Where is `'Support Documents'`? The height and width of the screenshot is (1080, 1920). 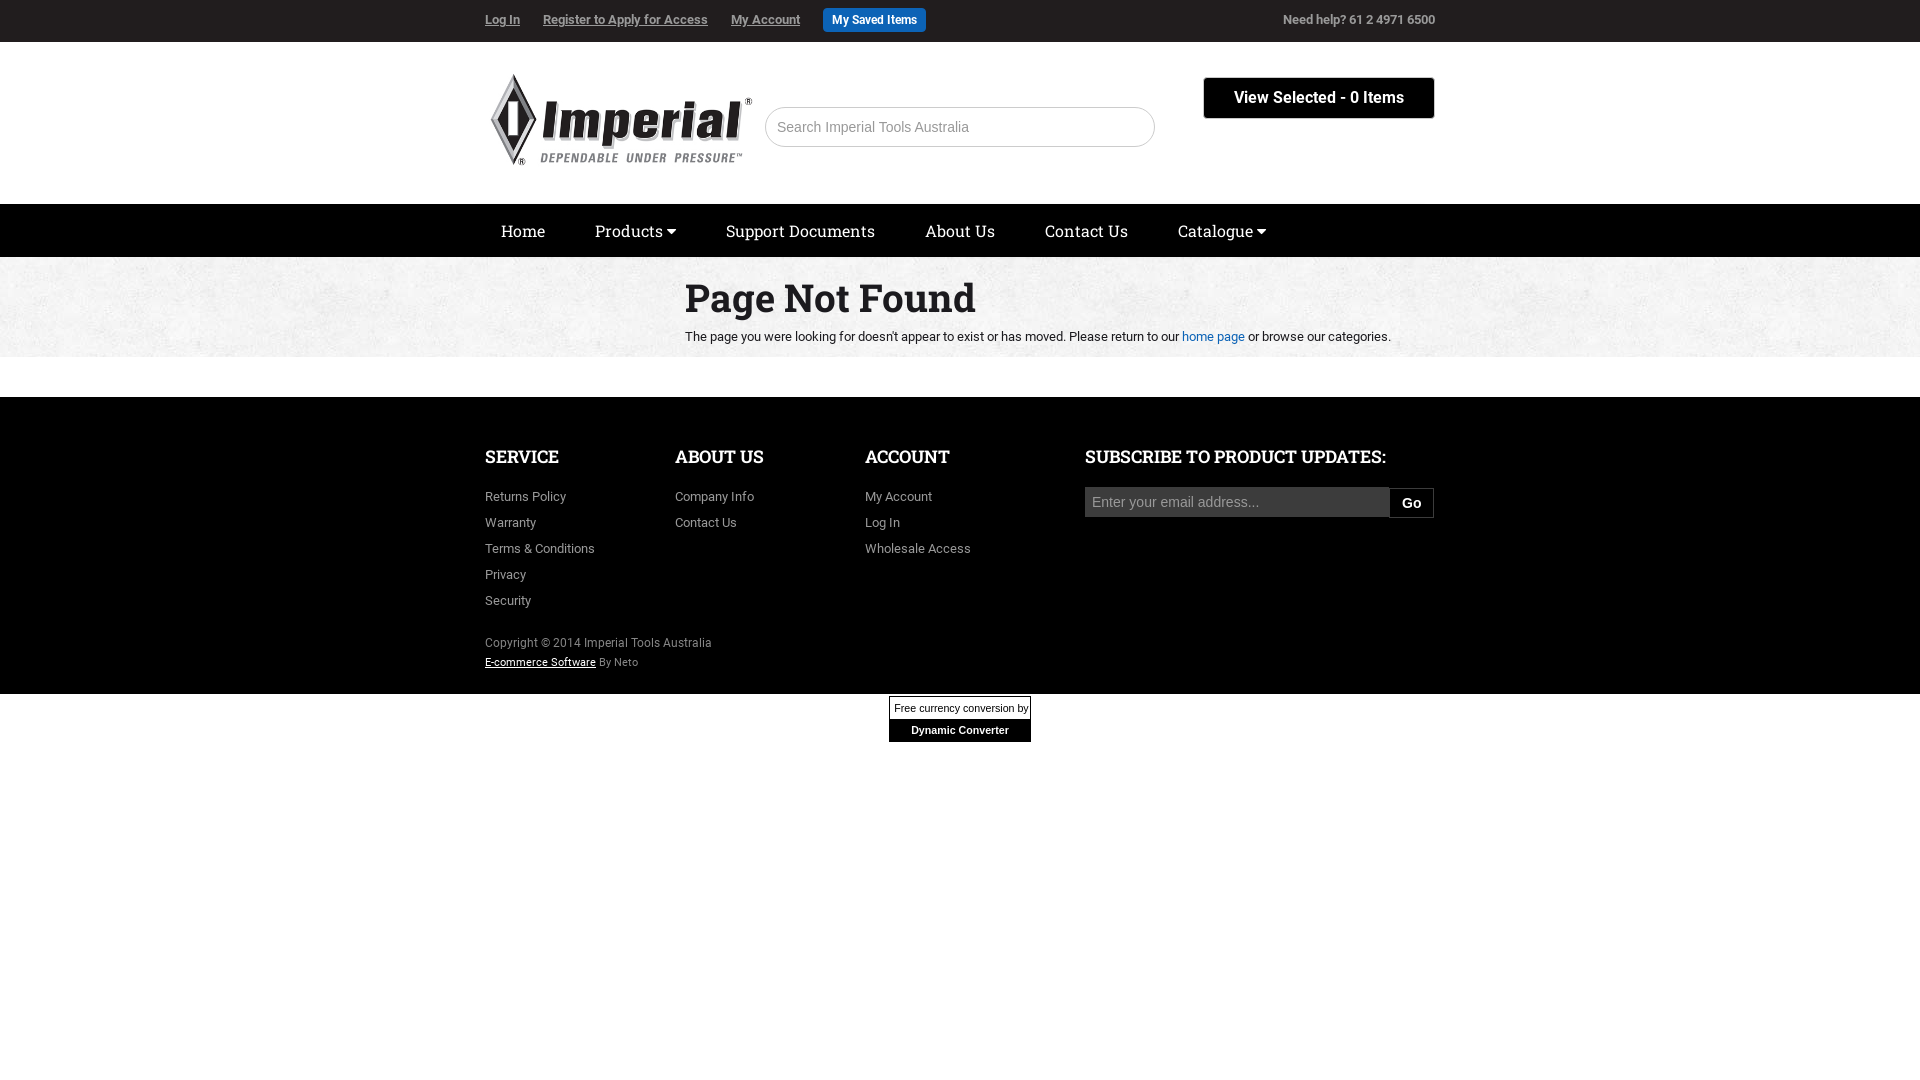
'Support Documents' is located at coordinates (800, 230).